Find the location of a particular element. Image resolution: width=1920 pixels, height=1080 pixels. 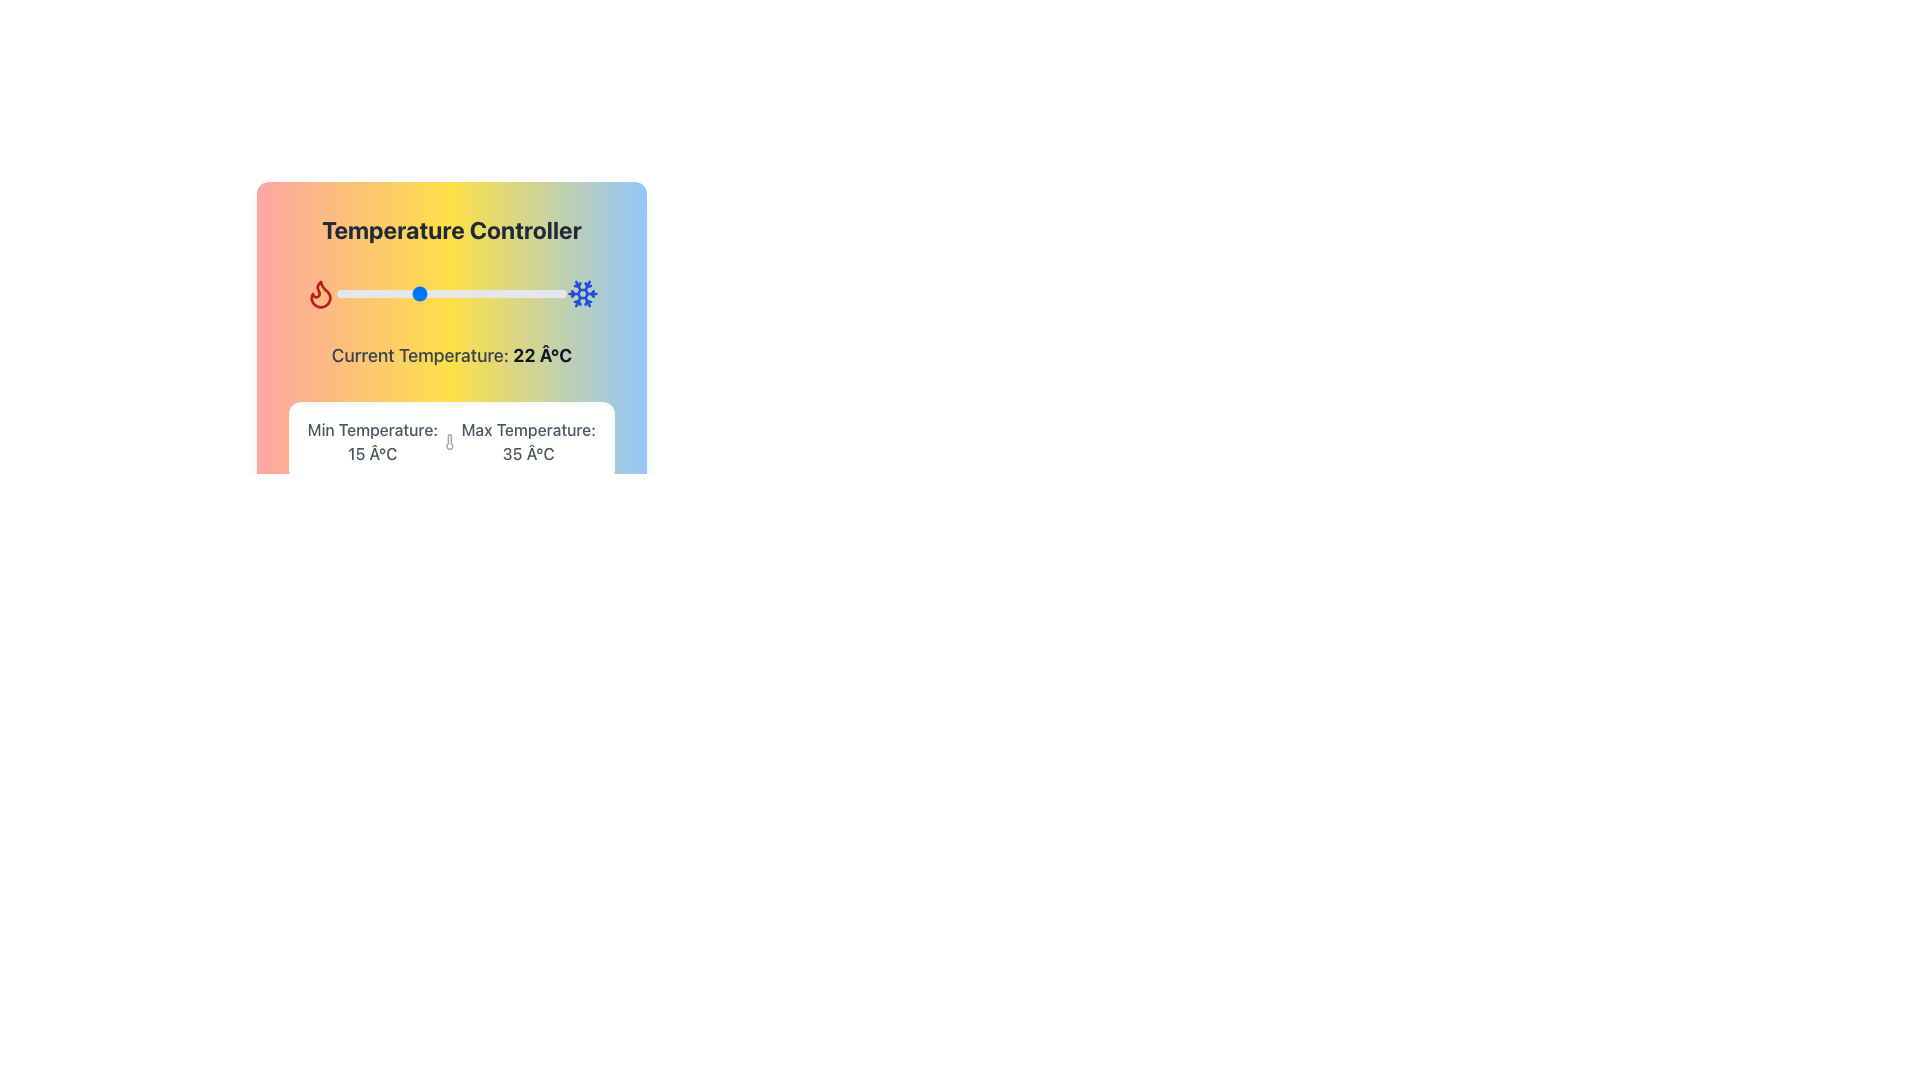

the temperature reading text element that displays the current environmental or system temperature, located to the right of the 'Current Temperature:' label is located at coordinates (542, 354).